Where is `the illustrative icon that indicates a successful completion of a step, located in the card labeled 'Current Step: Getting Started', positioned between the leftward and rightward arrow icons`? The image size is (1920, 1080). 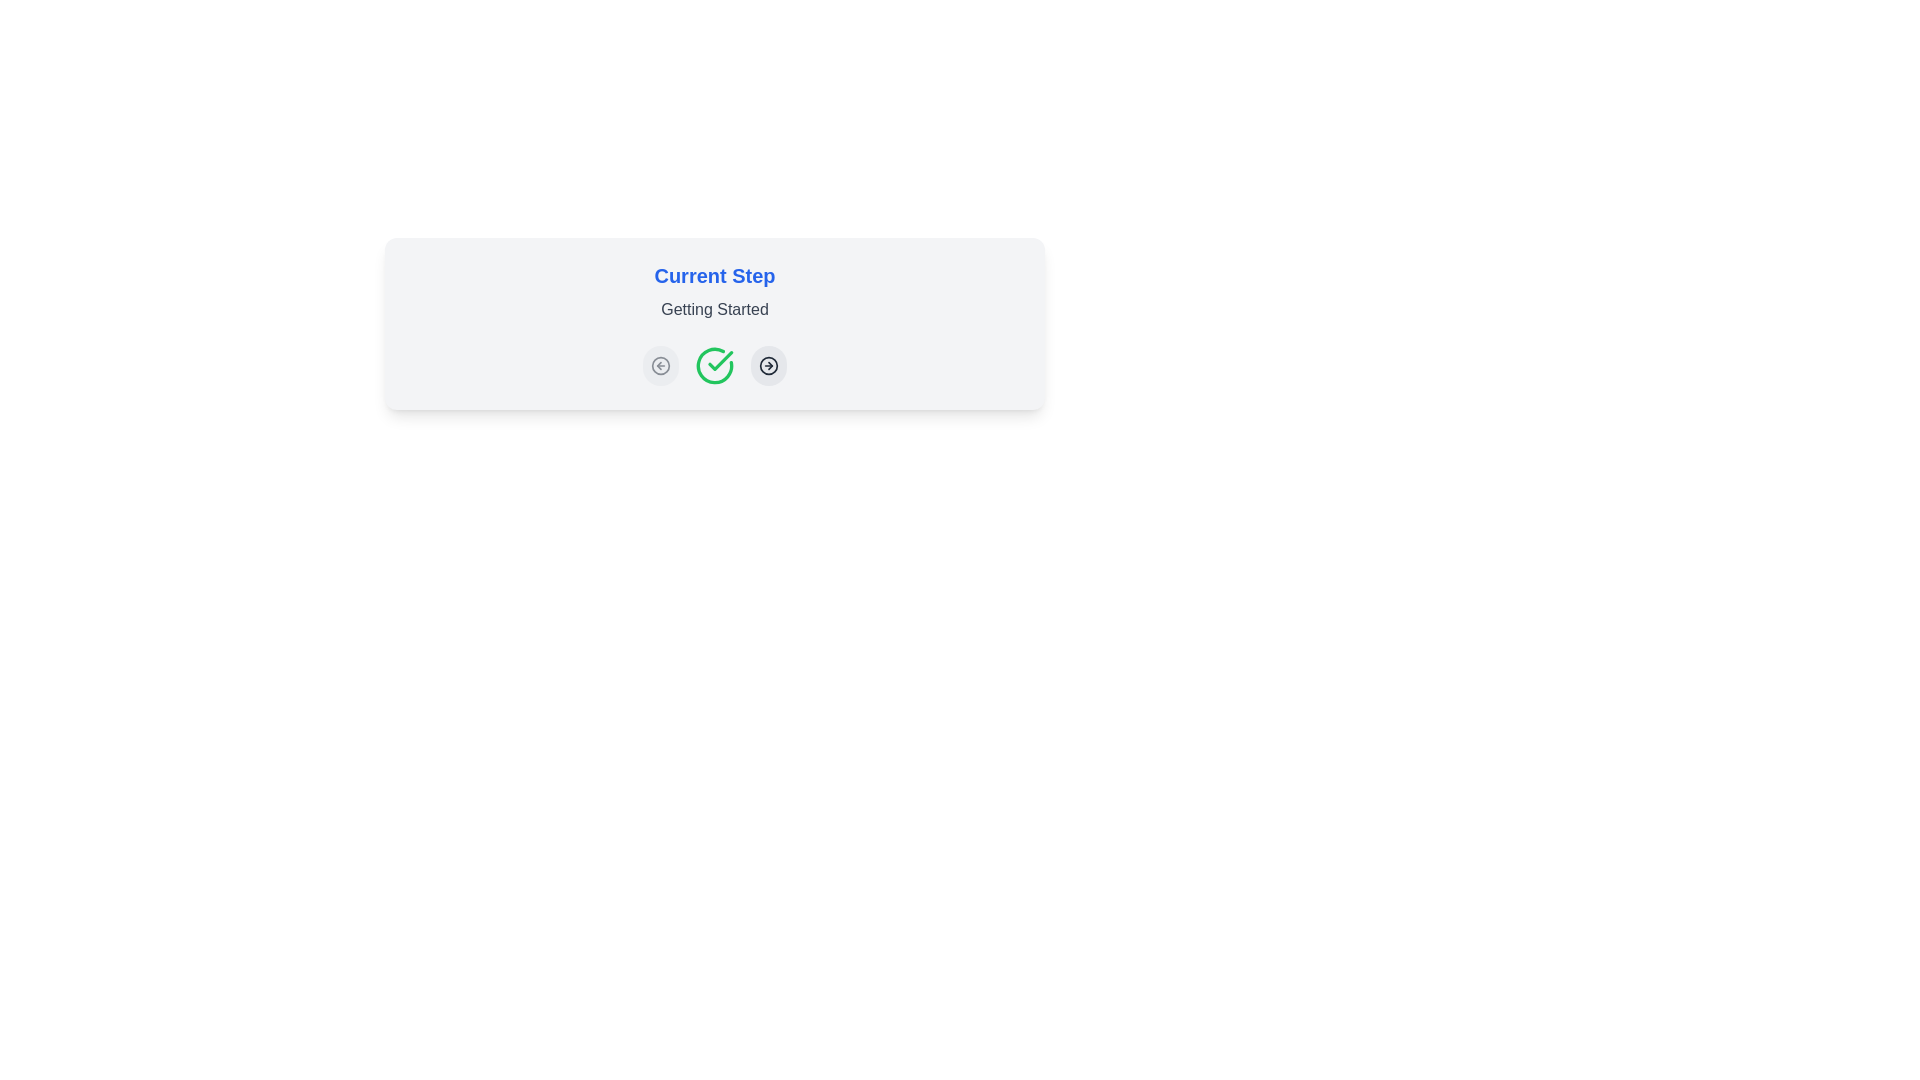 the illustrative icon that indicates a successful completion of a step, located in the card labeled 'Current Step: Getting Started', positioned between the leftward and rightward arrow icons is located at coordinates (715, 366).